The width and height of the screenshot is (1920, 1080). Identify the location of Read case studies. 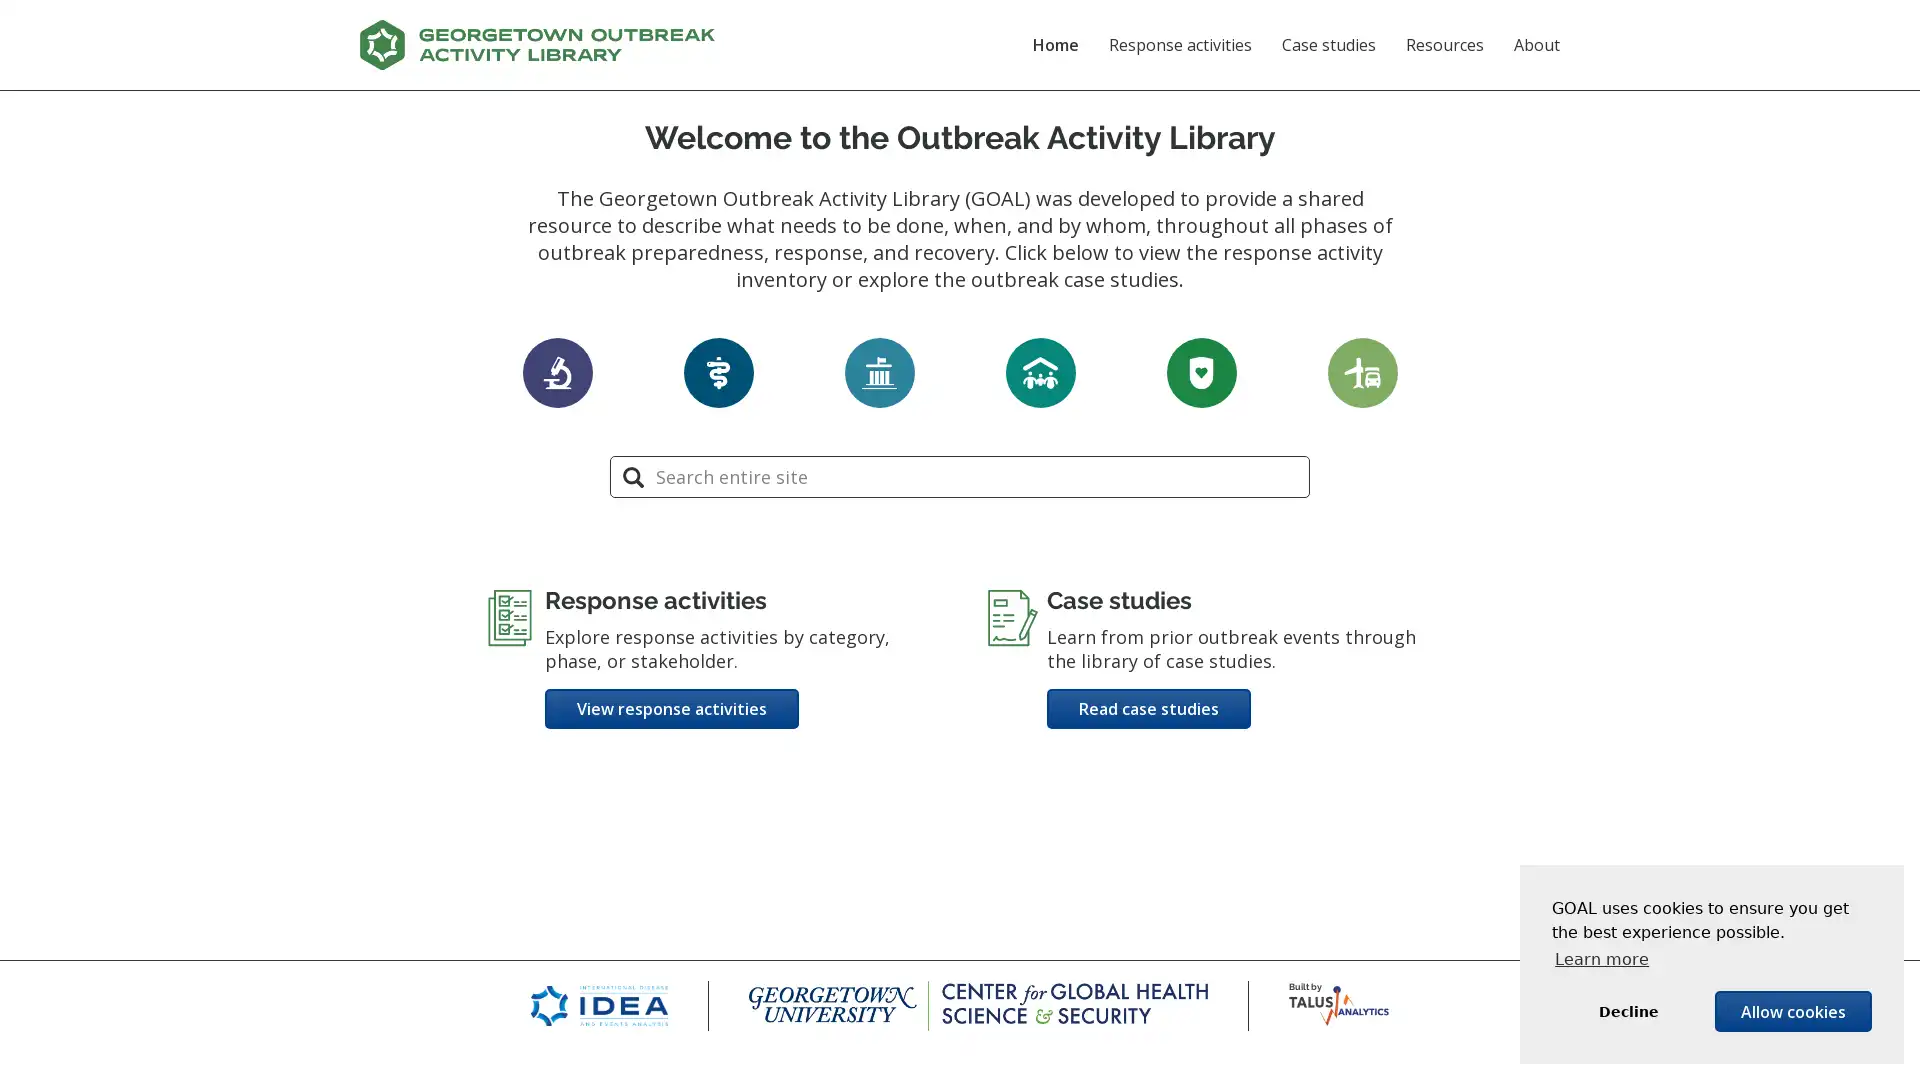
(1148, 708).